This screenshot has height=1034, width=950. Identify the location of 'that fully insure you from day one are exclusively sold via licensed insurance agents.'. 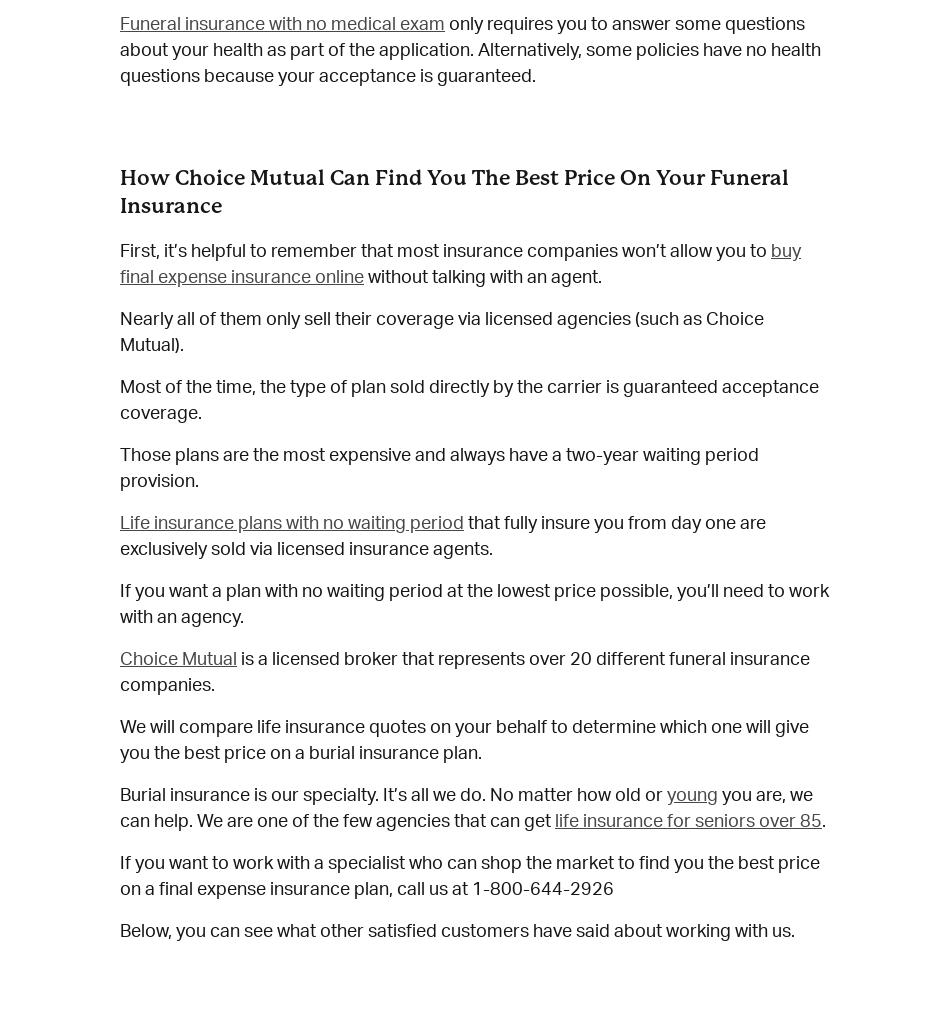
(119, 536).